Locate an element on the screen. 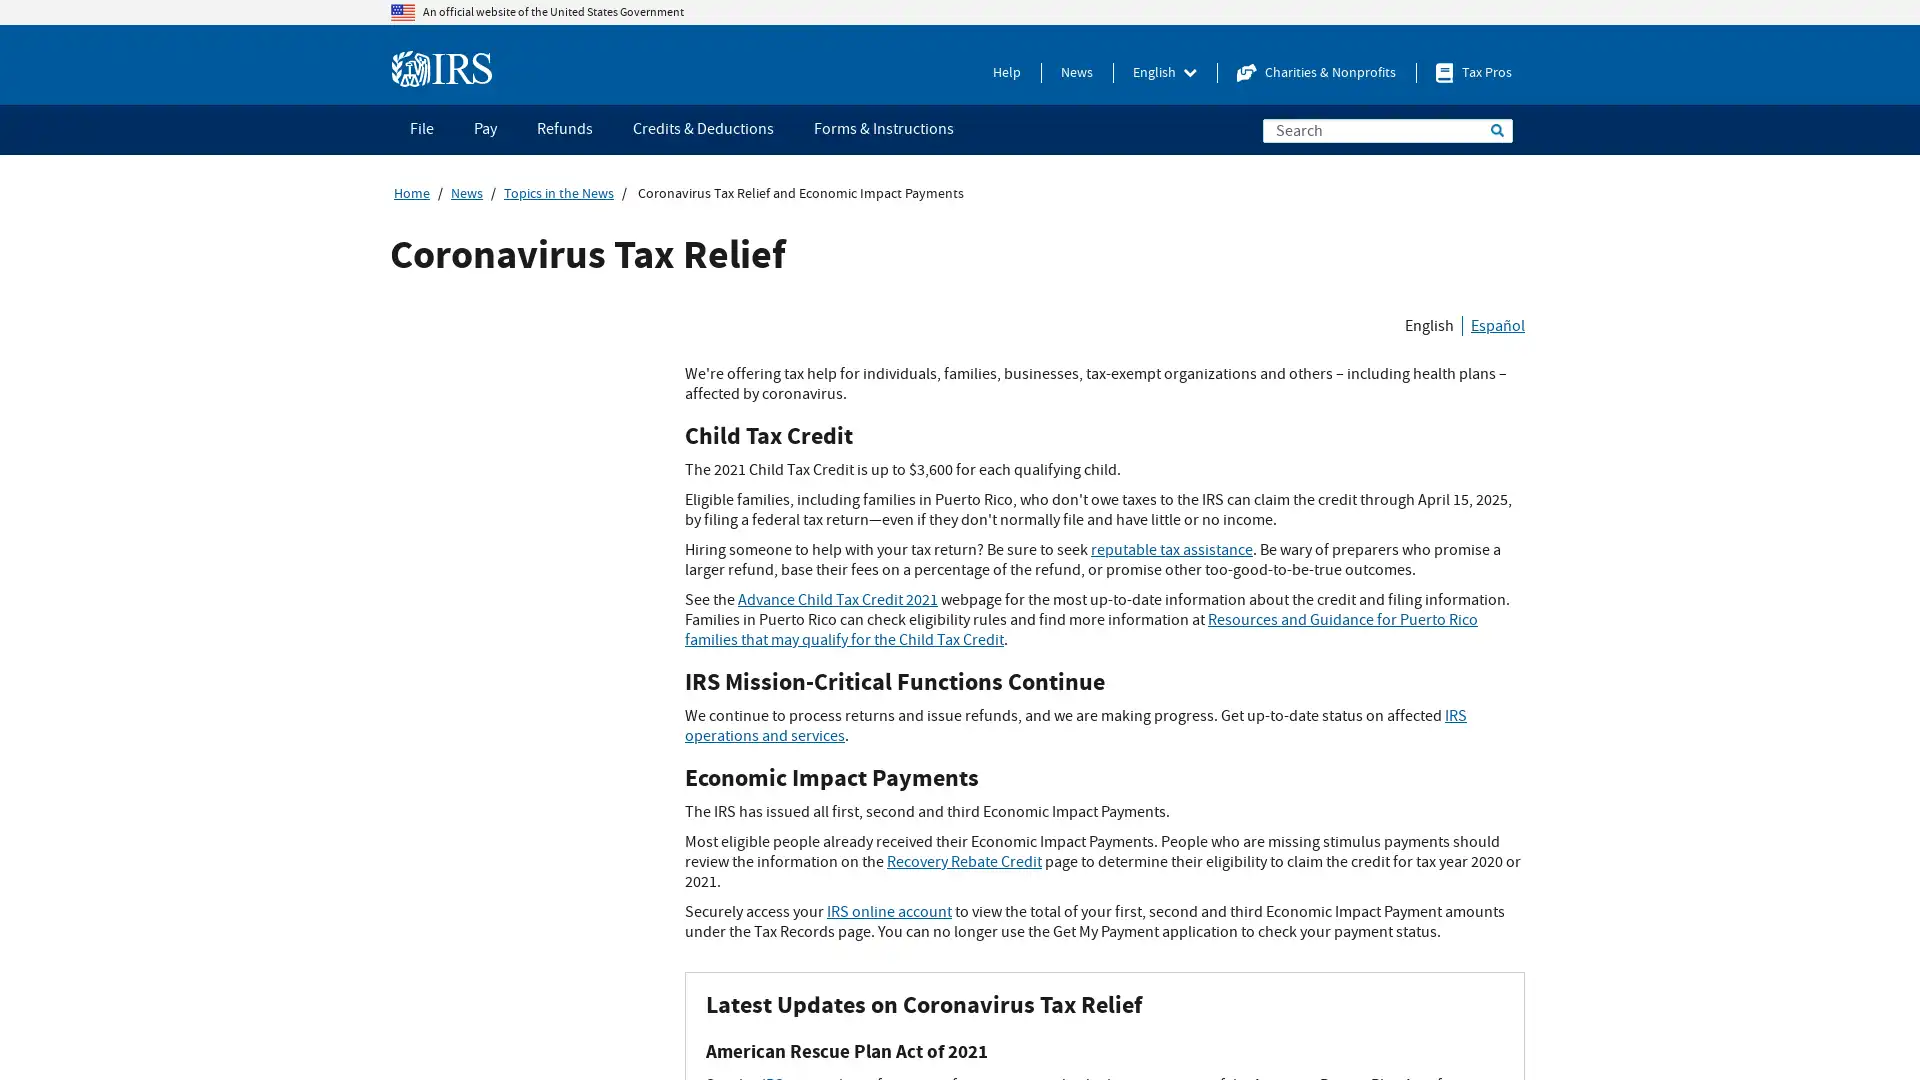  Press enter to activate the menu, then navigate with the tab key. is located at coordinates (1165, 72).